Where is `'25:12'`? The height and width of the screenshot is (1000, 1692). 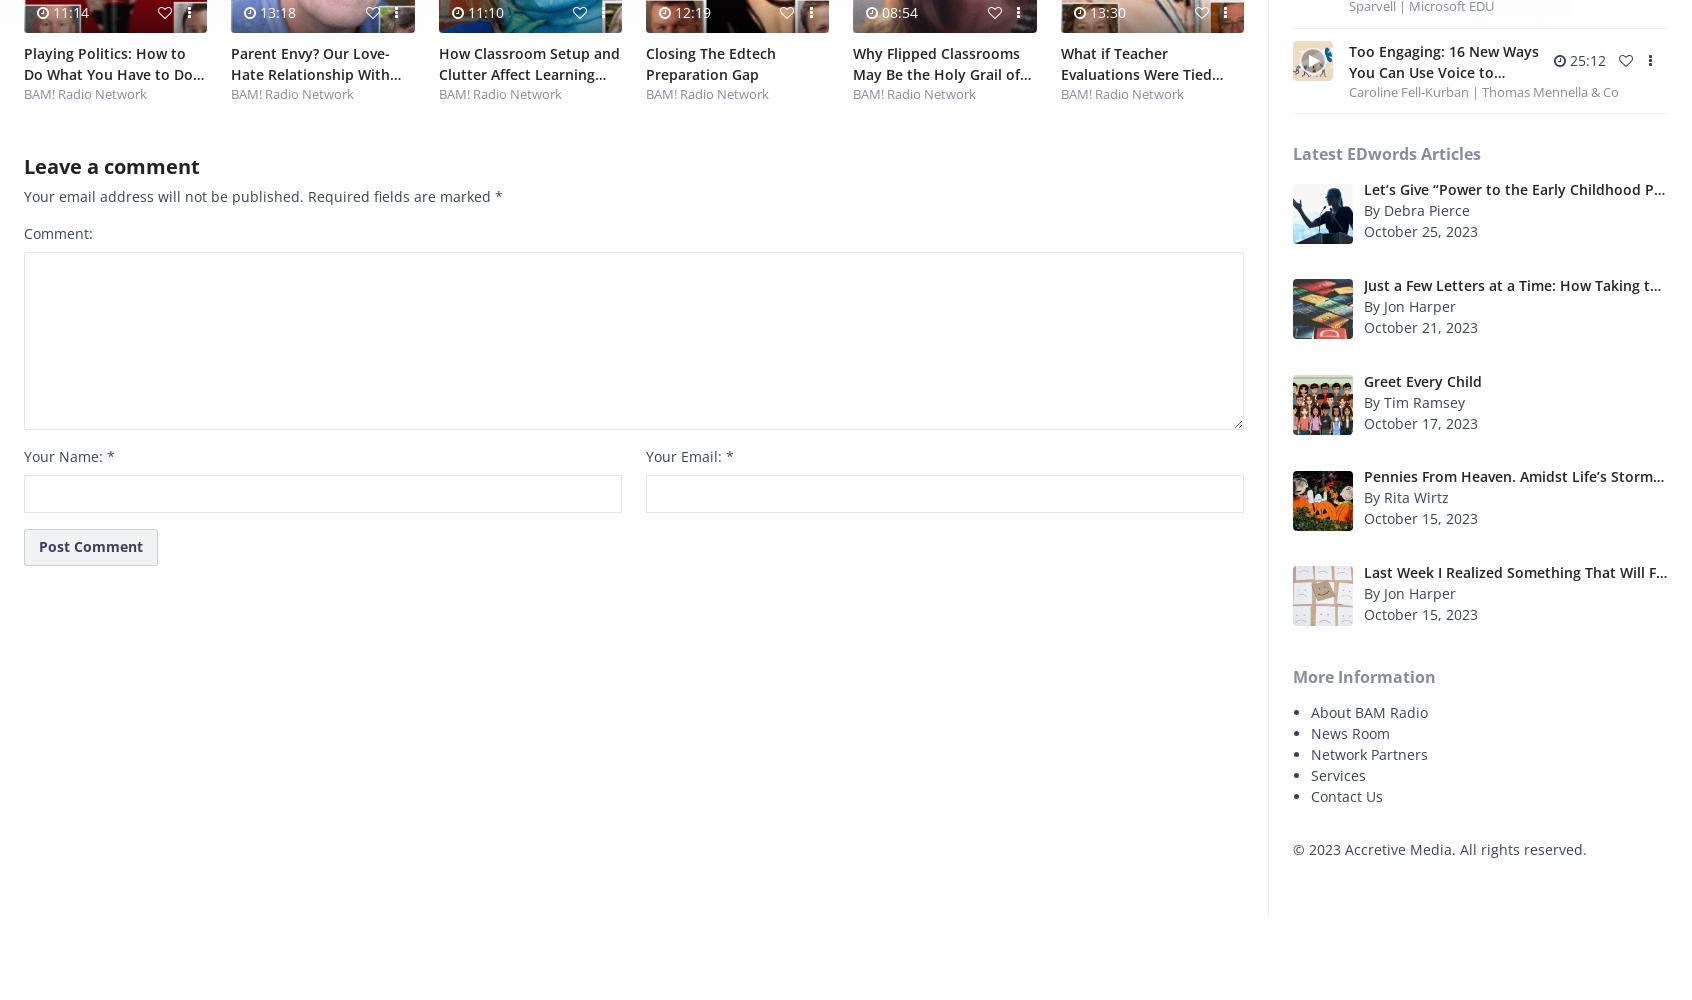 '25:12' is located at coordinates (1585, 59).